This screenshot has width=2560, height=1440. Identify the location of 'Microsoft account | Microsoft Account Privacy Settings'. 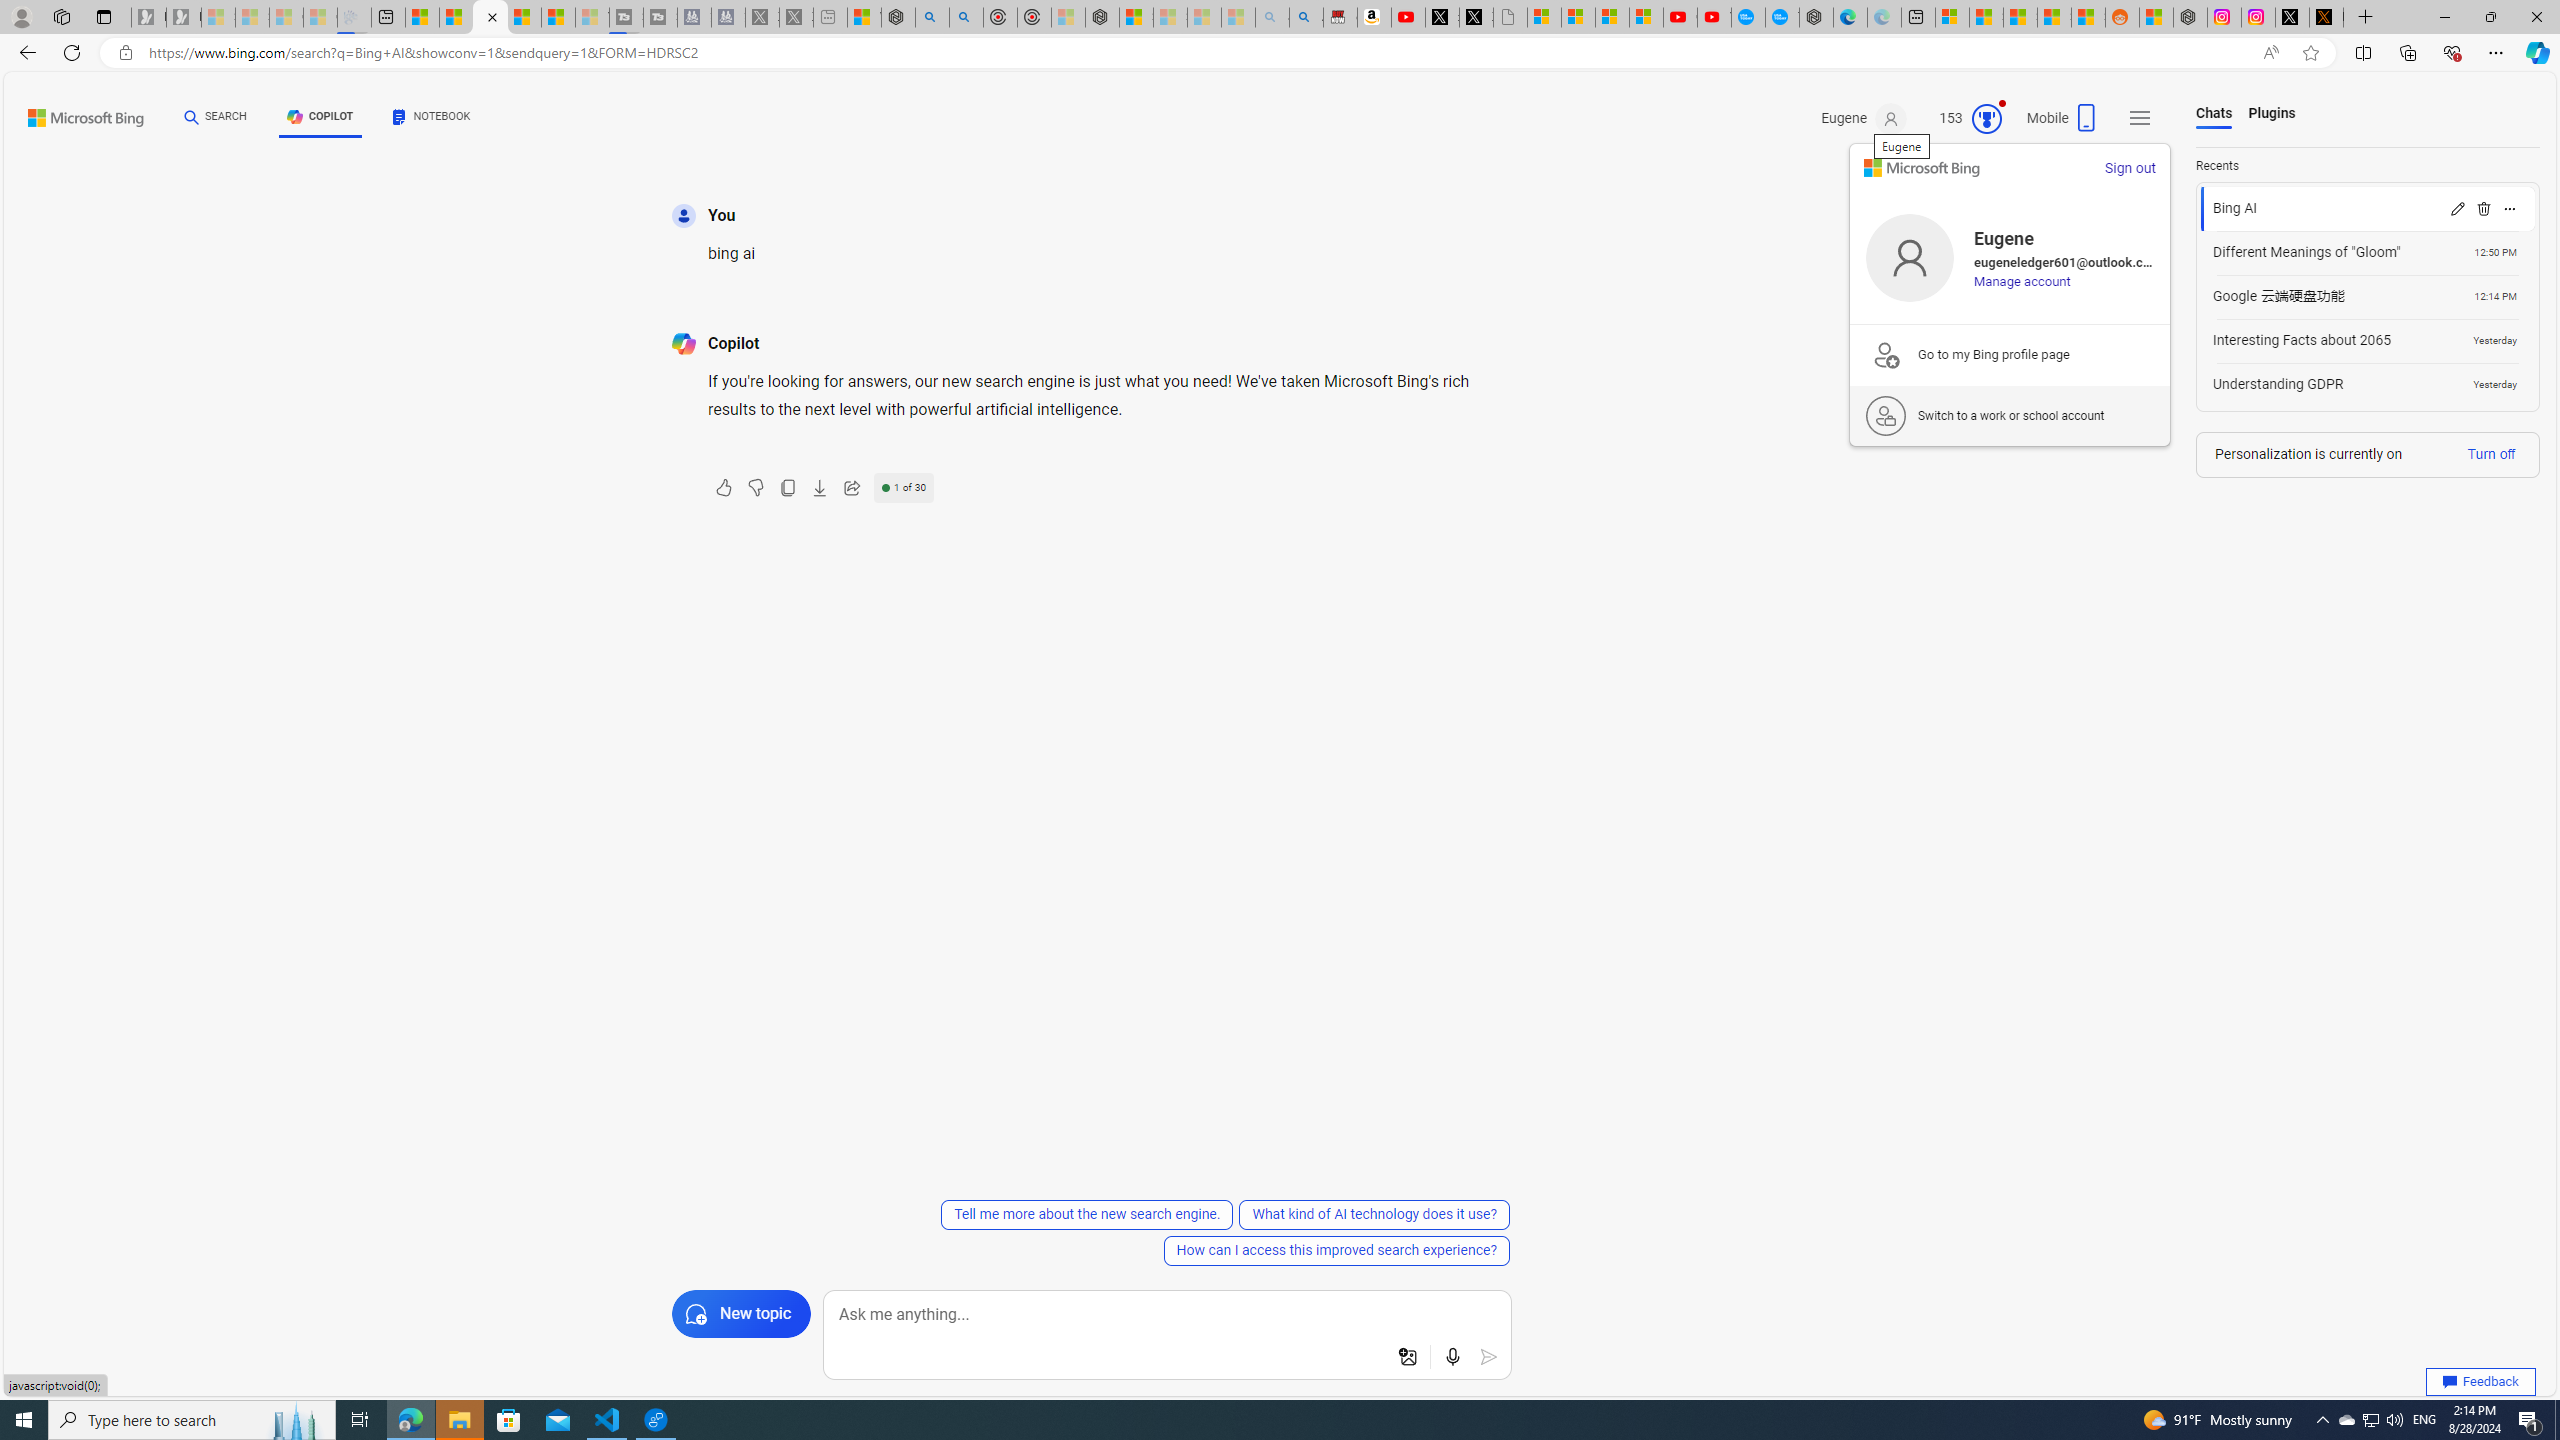
(1952, 16).